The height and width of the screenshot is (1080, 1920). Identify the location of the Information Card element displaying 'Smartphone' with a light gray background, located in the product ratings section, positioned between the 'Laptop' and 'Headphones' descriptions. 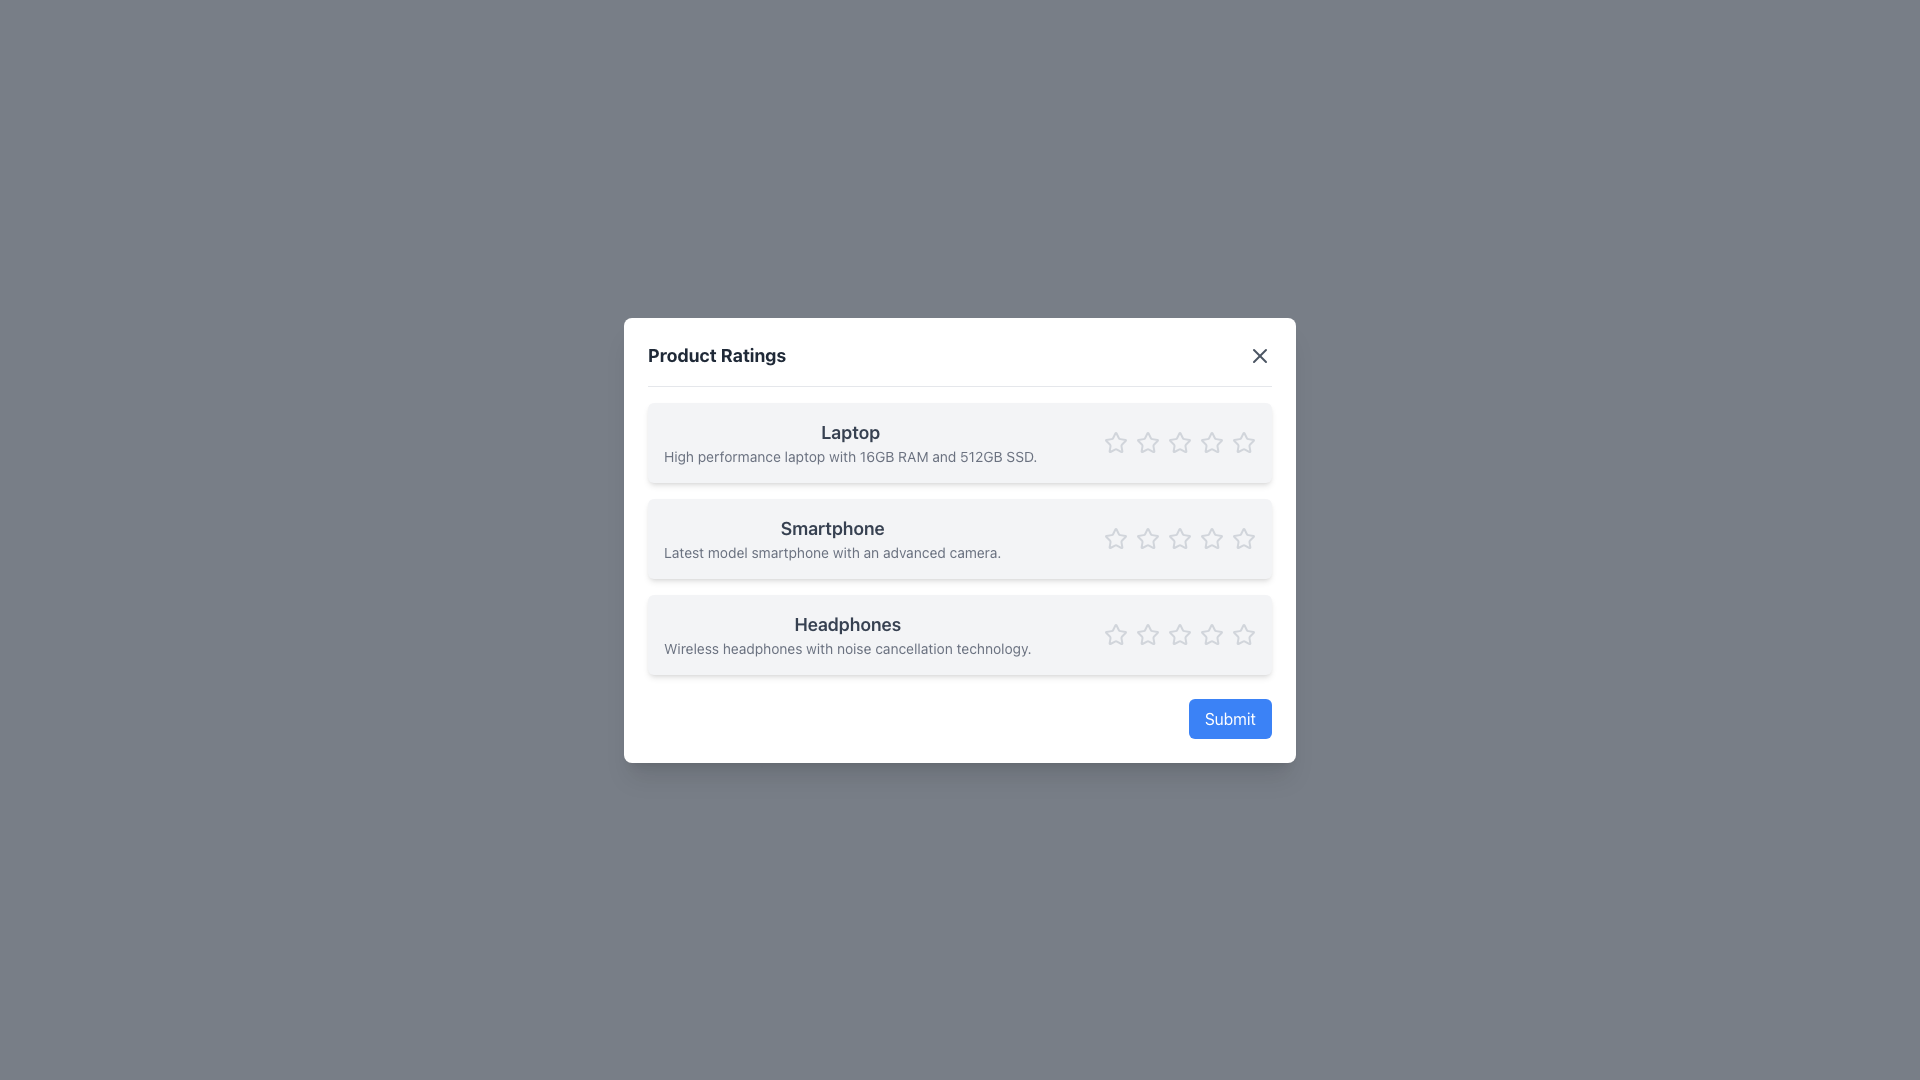
(960, 537).